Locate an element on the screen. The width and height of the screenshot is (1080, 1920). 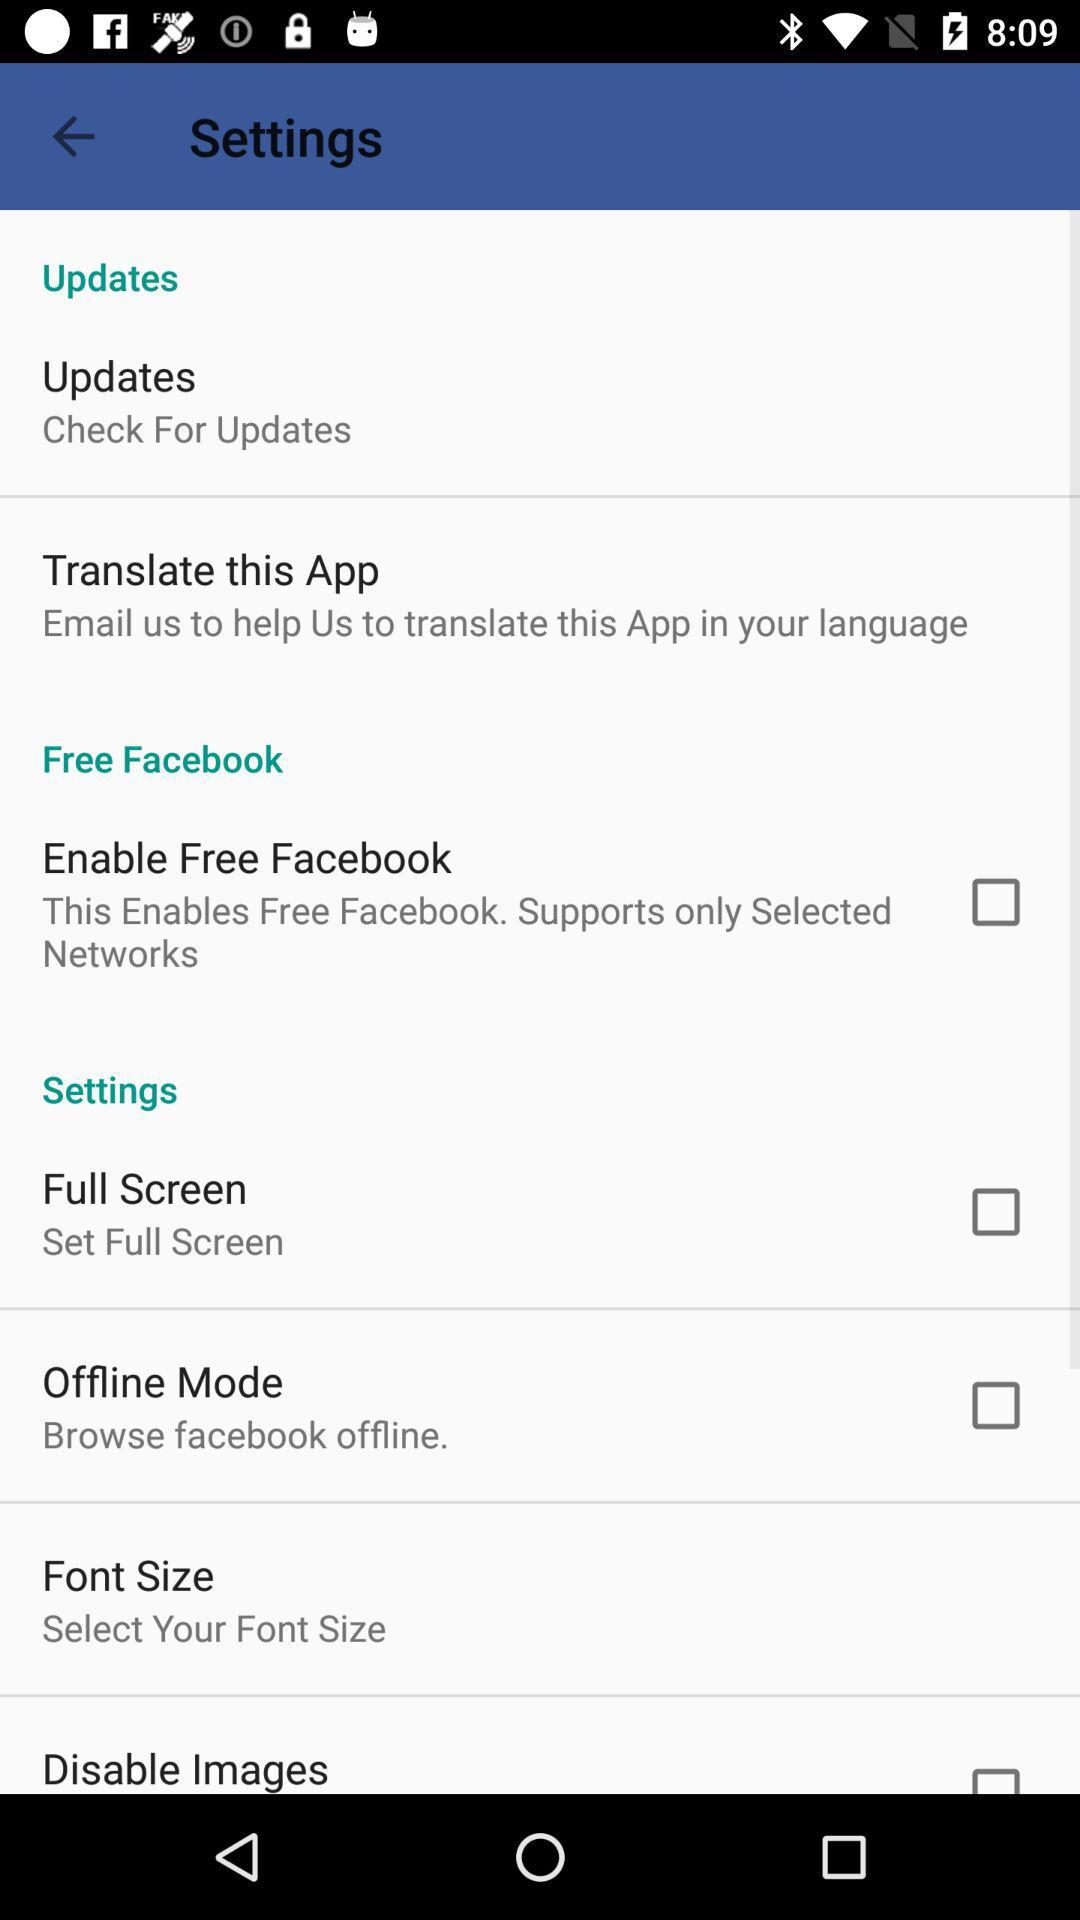
icon above font size icon is located at coordinates (244, 1433).